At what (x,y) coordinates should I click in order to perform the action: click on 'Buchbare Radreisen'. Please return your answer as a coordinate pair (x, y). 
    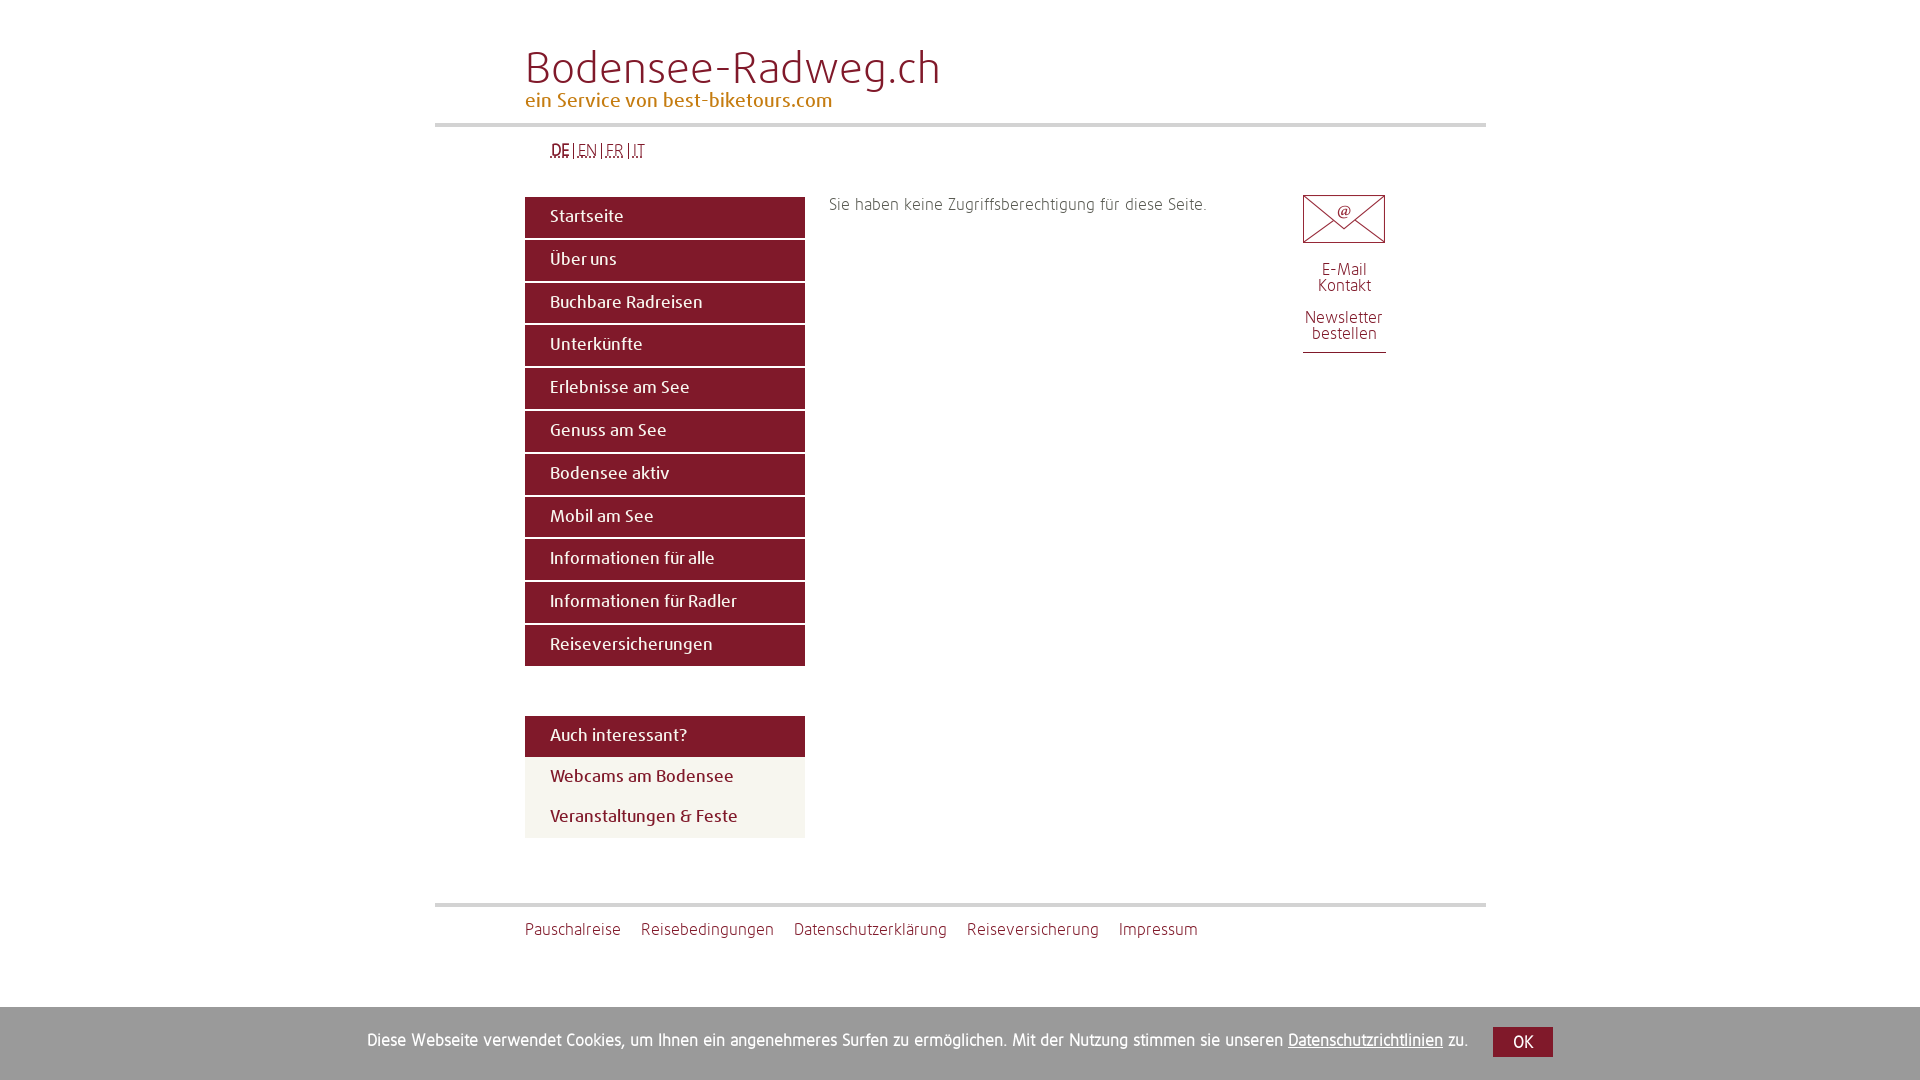
    Looking at the image, I should click on (662, 303).